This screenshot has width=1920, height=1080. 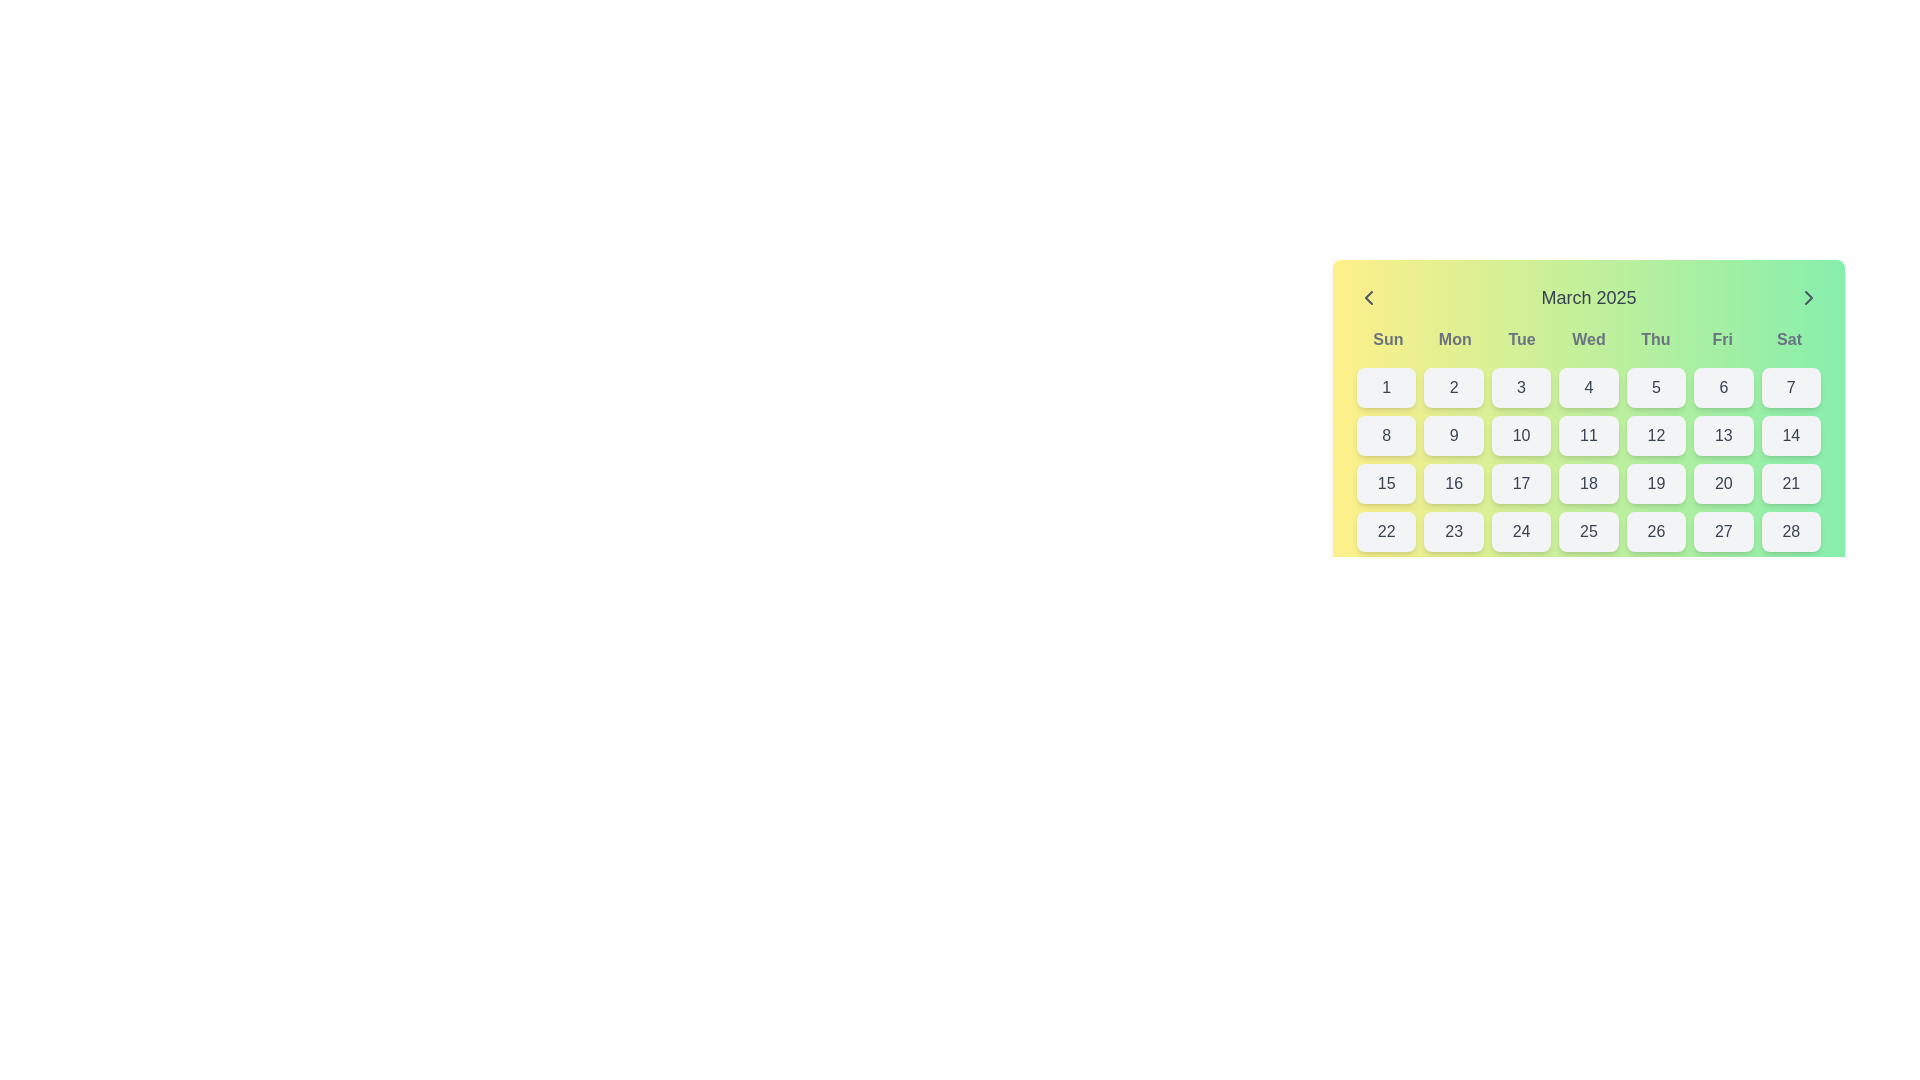 What do you see at coordinates (1587, 434) in the screenshot?
I see `the interactive calendar day selector button representing the date '11' located in the second row, fourth column of the calendar layout to trigger hover effects` at bounding box center [1587, 434].